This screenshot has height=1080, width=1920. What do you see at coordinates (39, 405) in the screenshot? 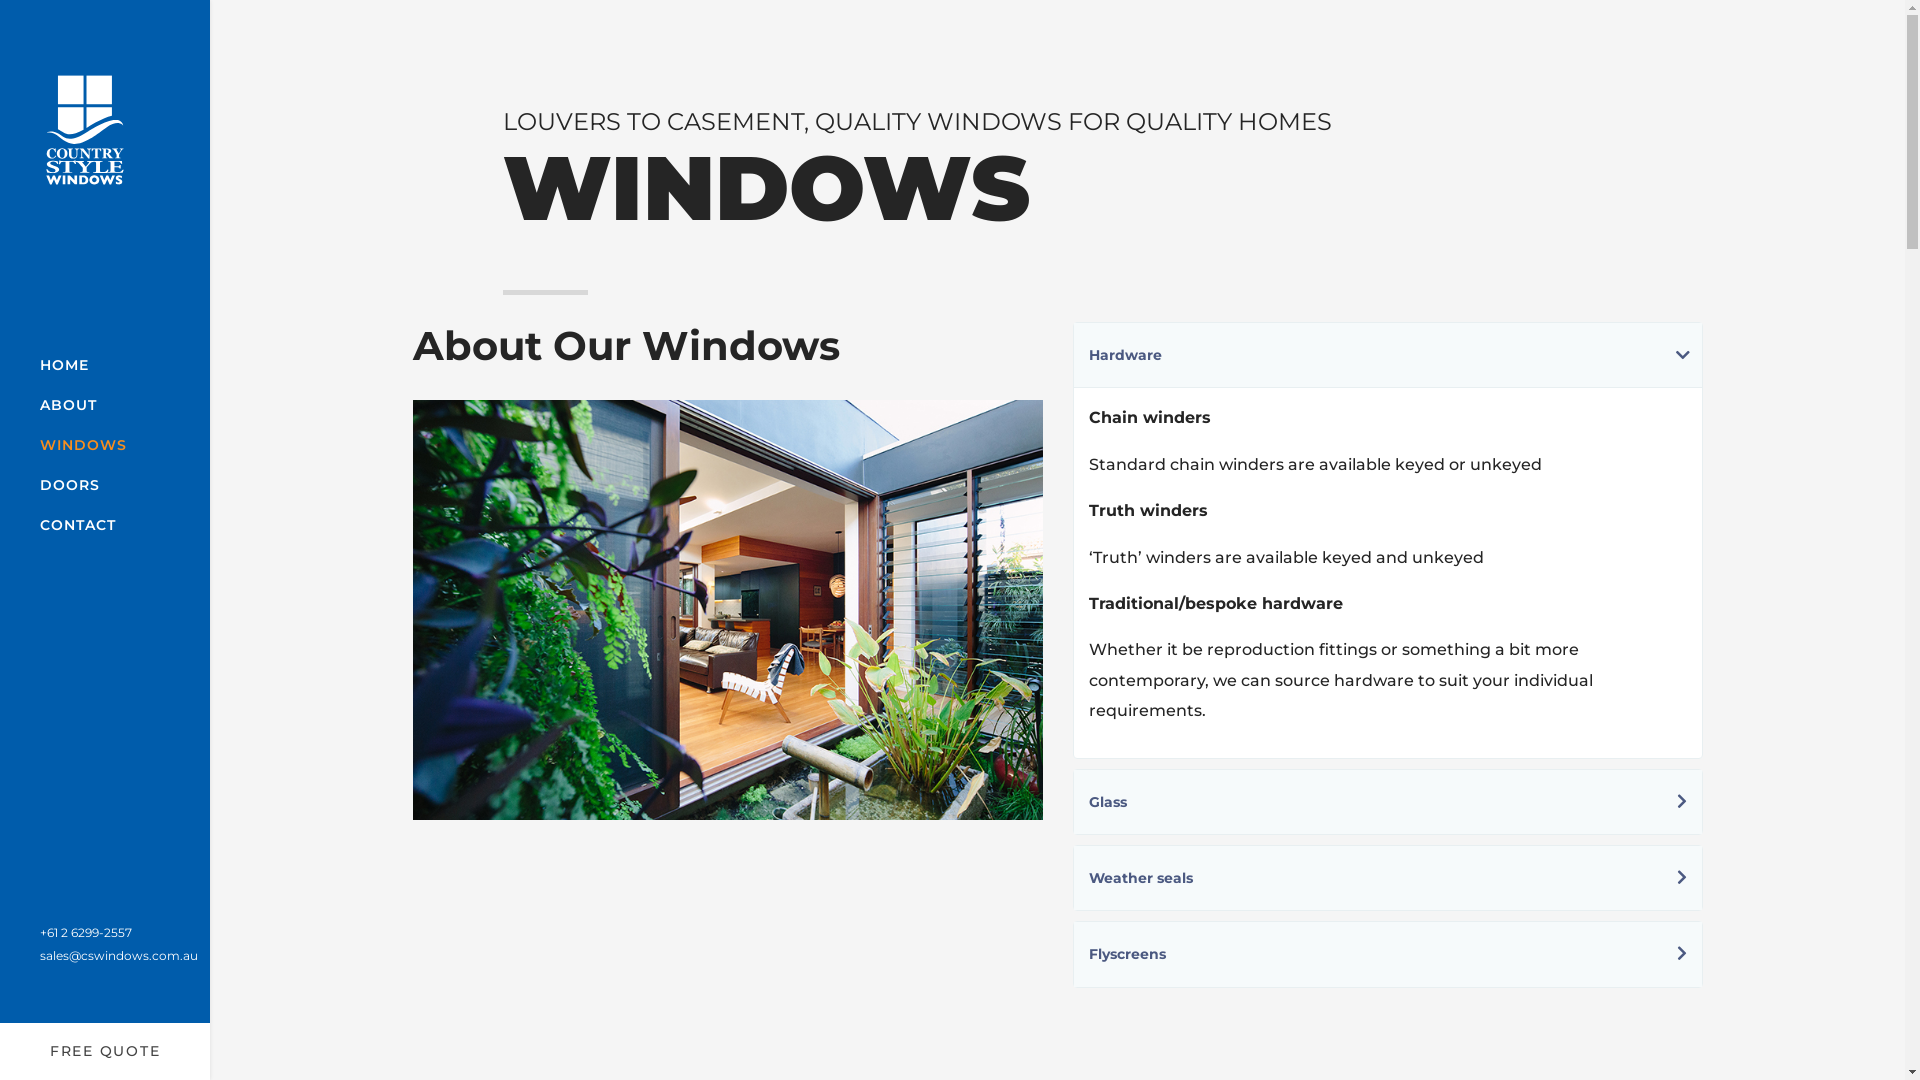
I see `'ABOUT'` at bounding box center [39, 405].